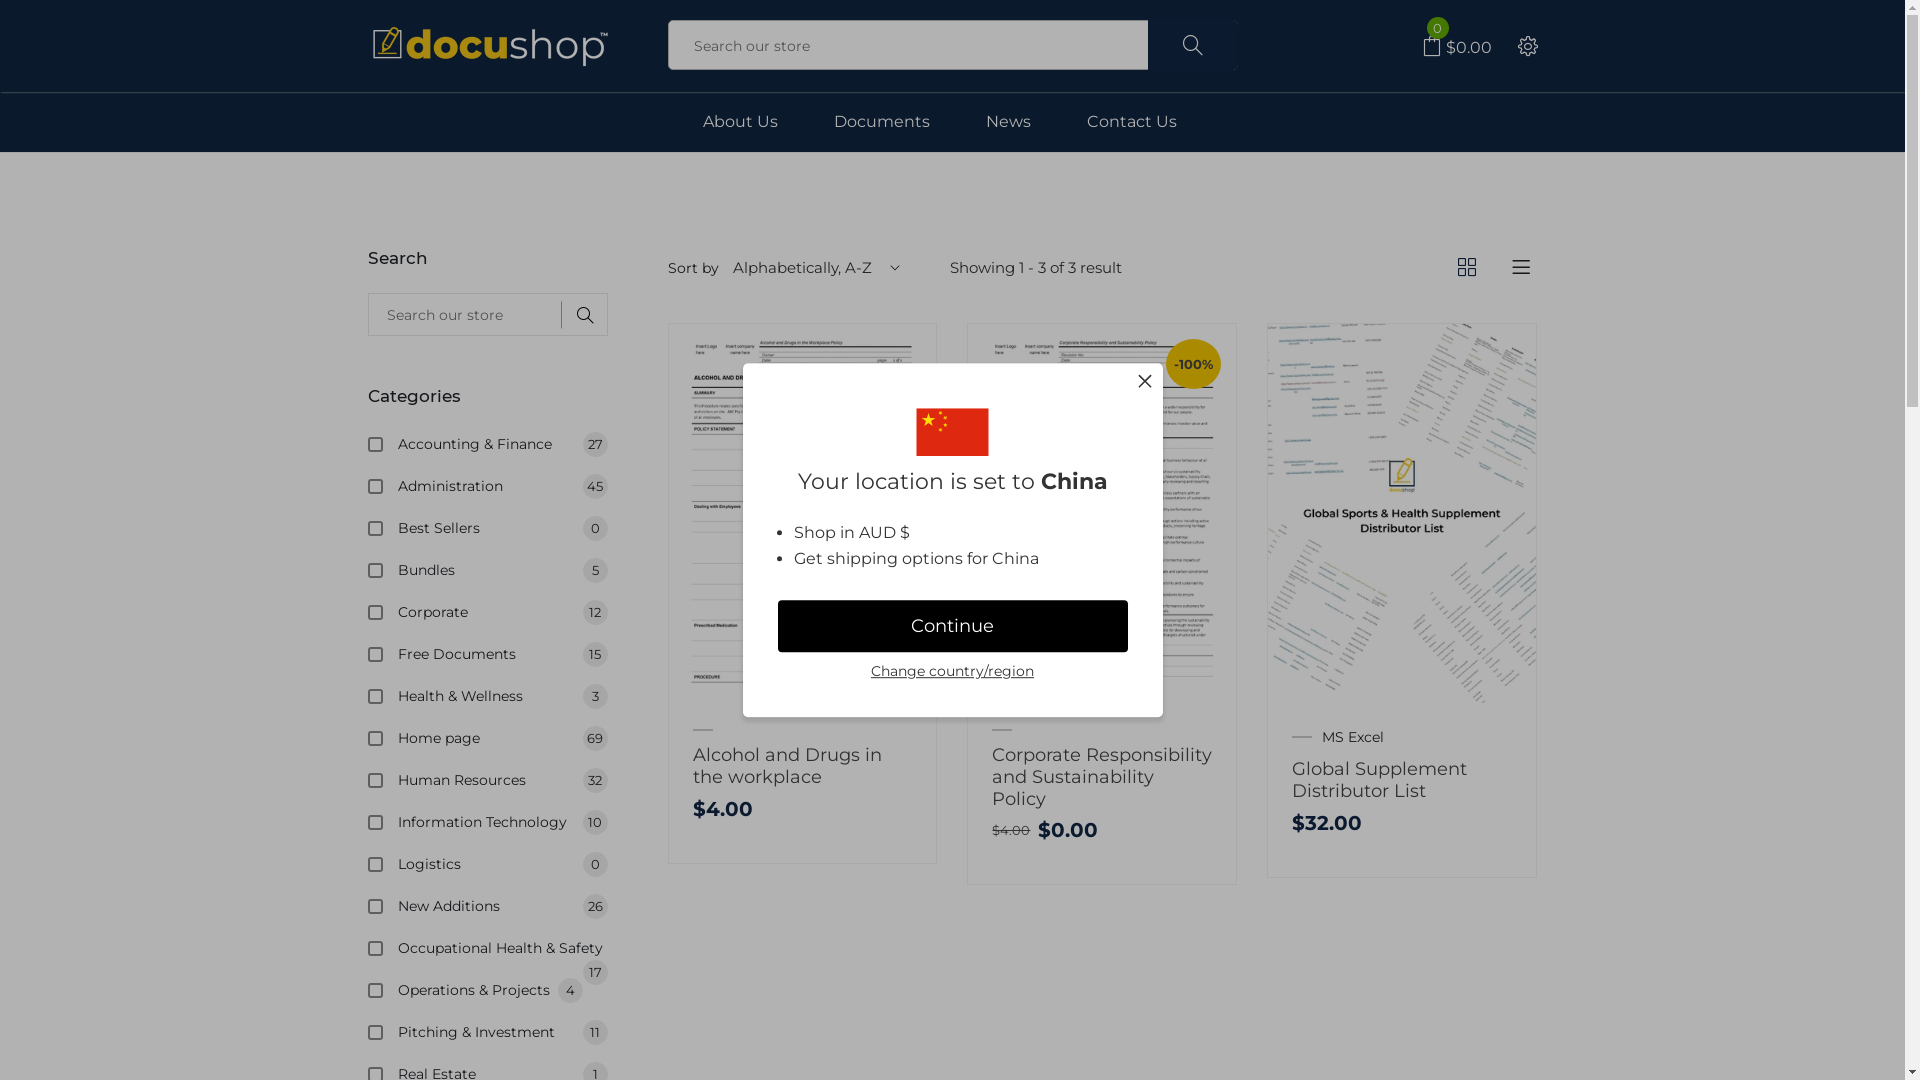 The image size is (1920, 1080). What do you see at coordinates (738, 122) in the screenshot?
I see `'About Us'` at bounding box center [738, 122].